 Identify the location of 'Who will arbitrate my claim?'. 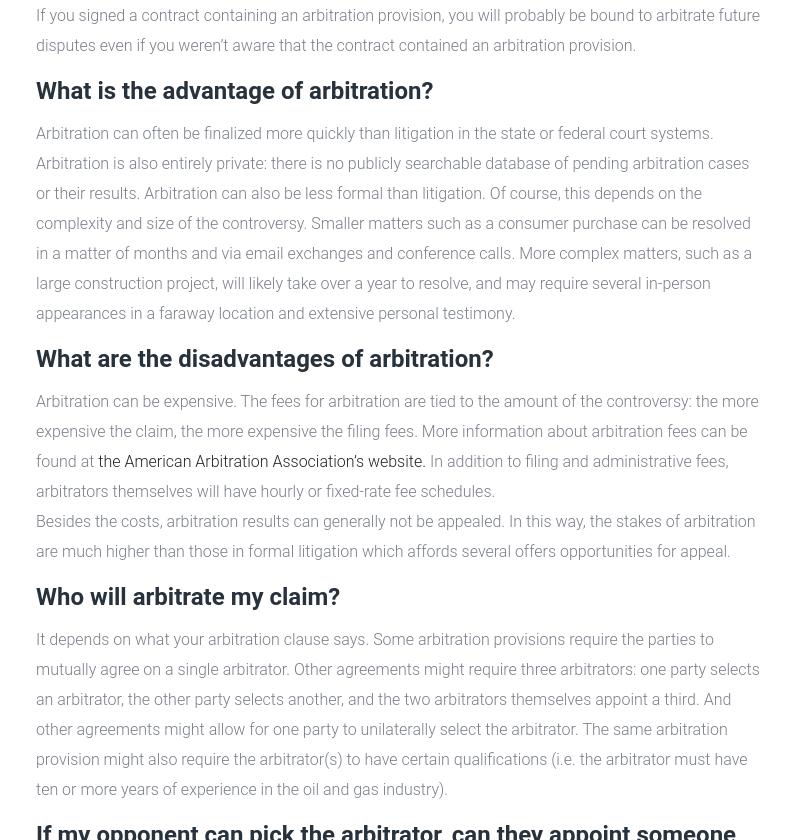
(187, 596).